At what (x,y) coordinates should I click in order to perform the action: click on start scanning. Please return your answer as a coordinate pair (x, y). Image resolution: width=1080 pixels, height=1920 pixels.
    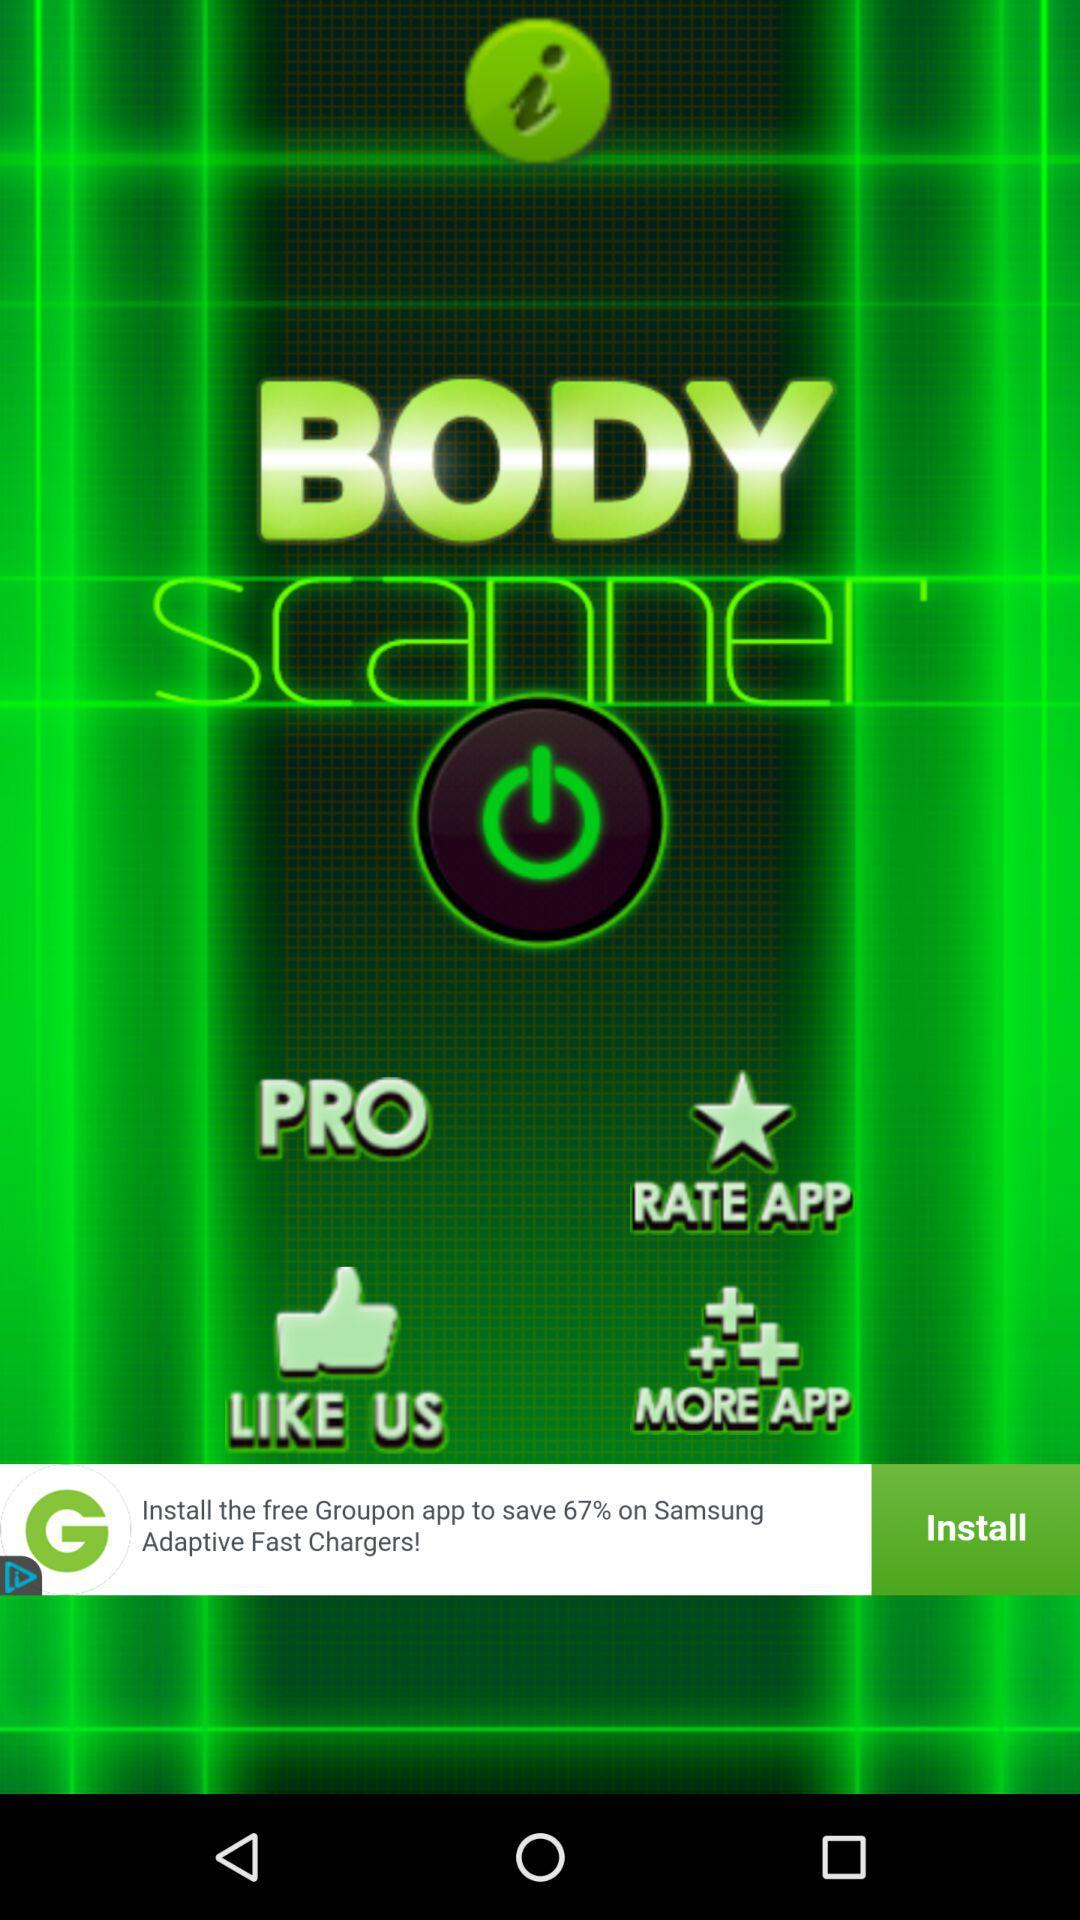
    Looking at the image, I should click on (540, 819).